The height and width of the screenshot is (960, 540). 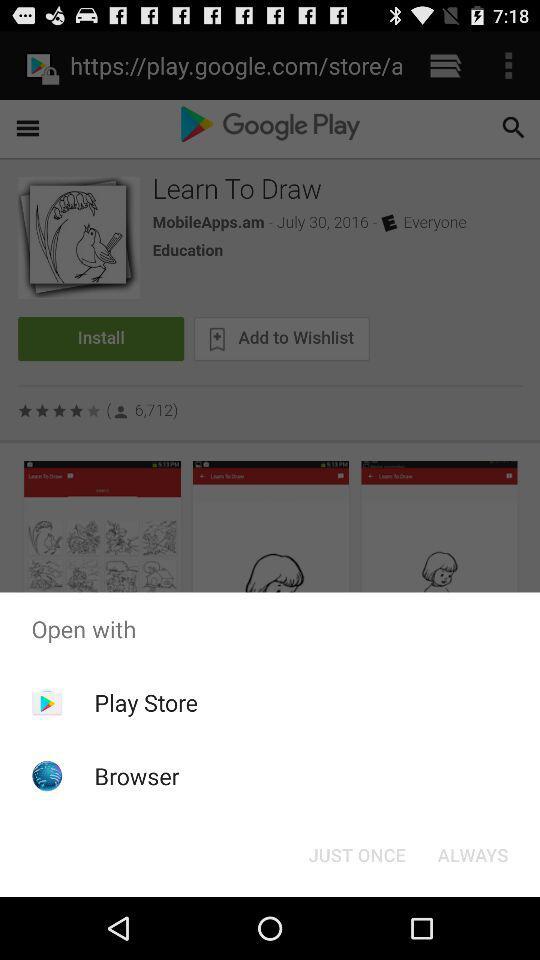 What do you see at coordinates (356, 853) in the screenshot?
I see `the item at the bottom` at bounding box center [356, 853].